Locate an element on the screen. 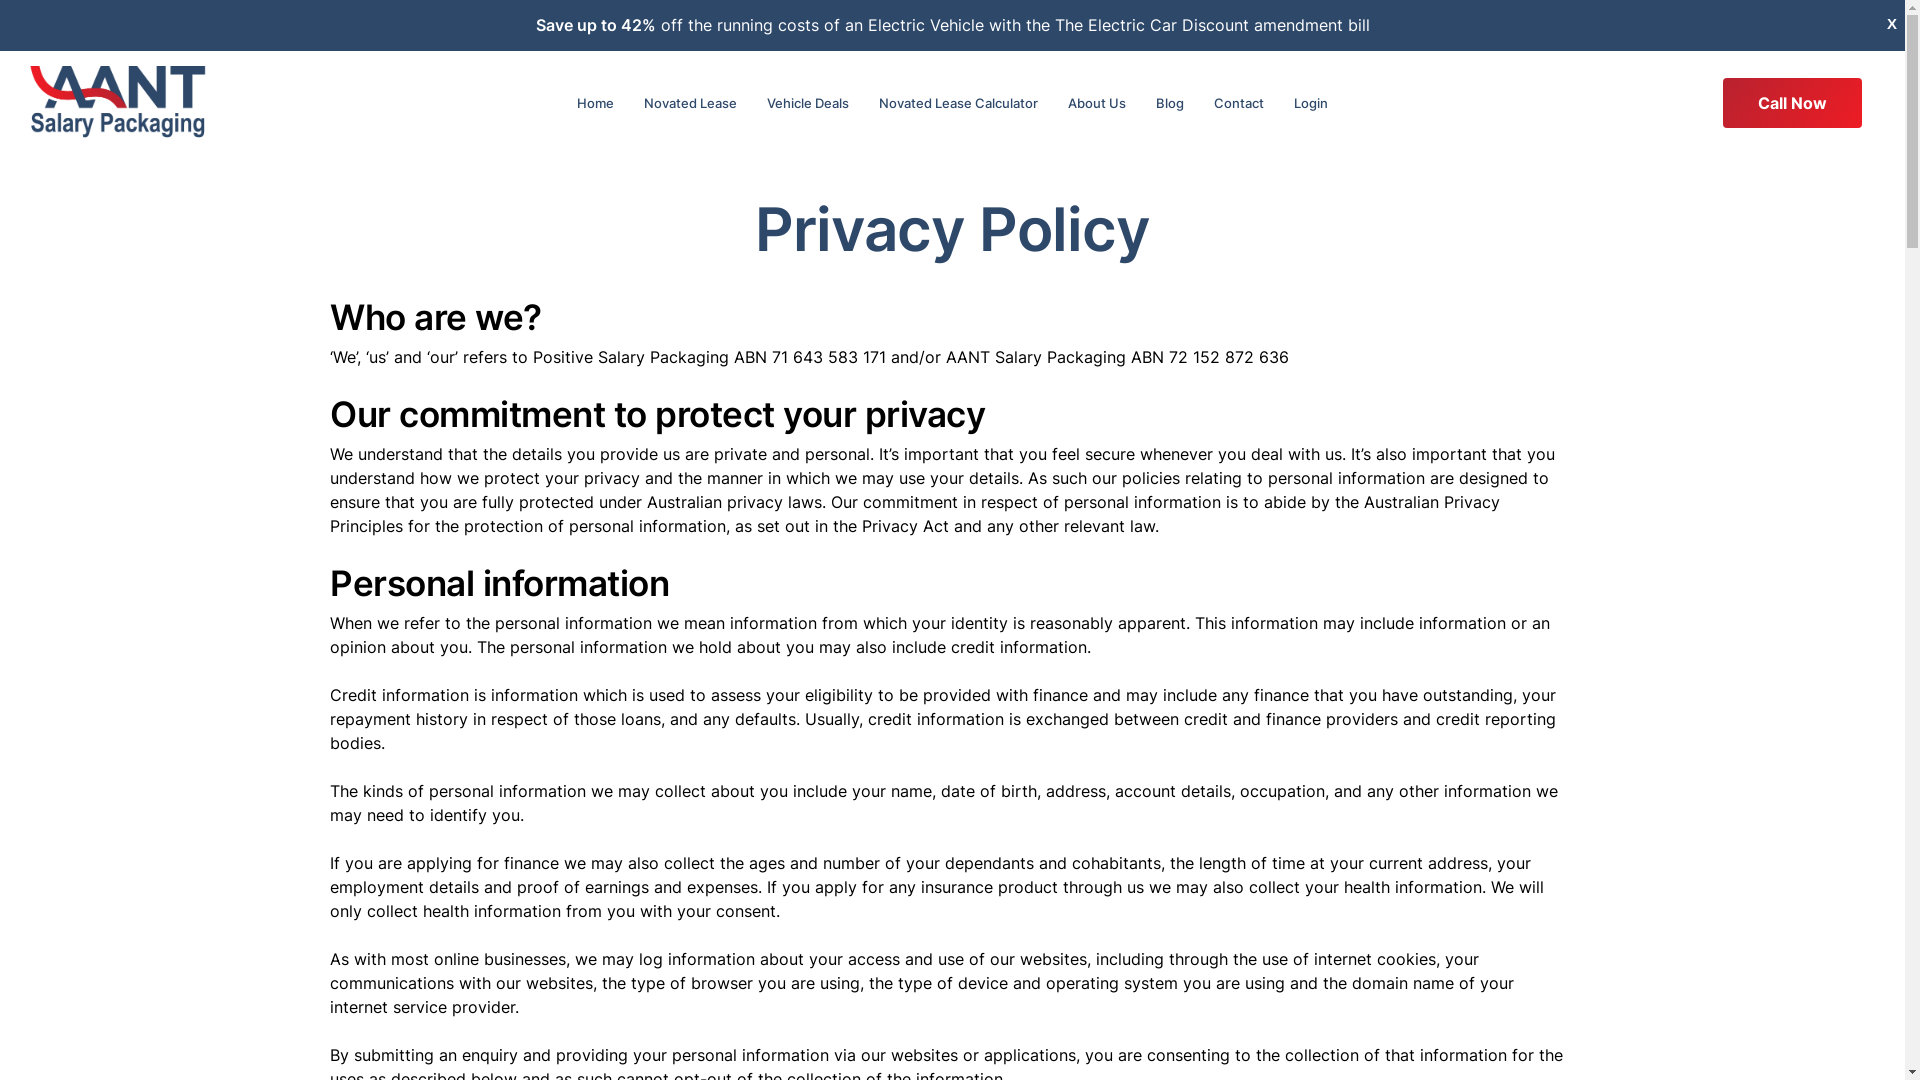  'Login' is located at coordinates (1310, 103).